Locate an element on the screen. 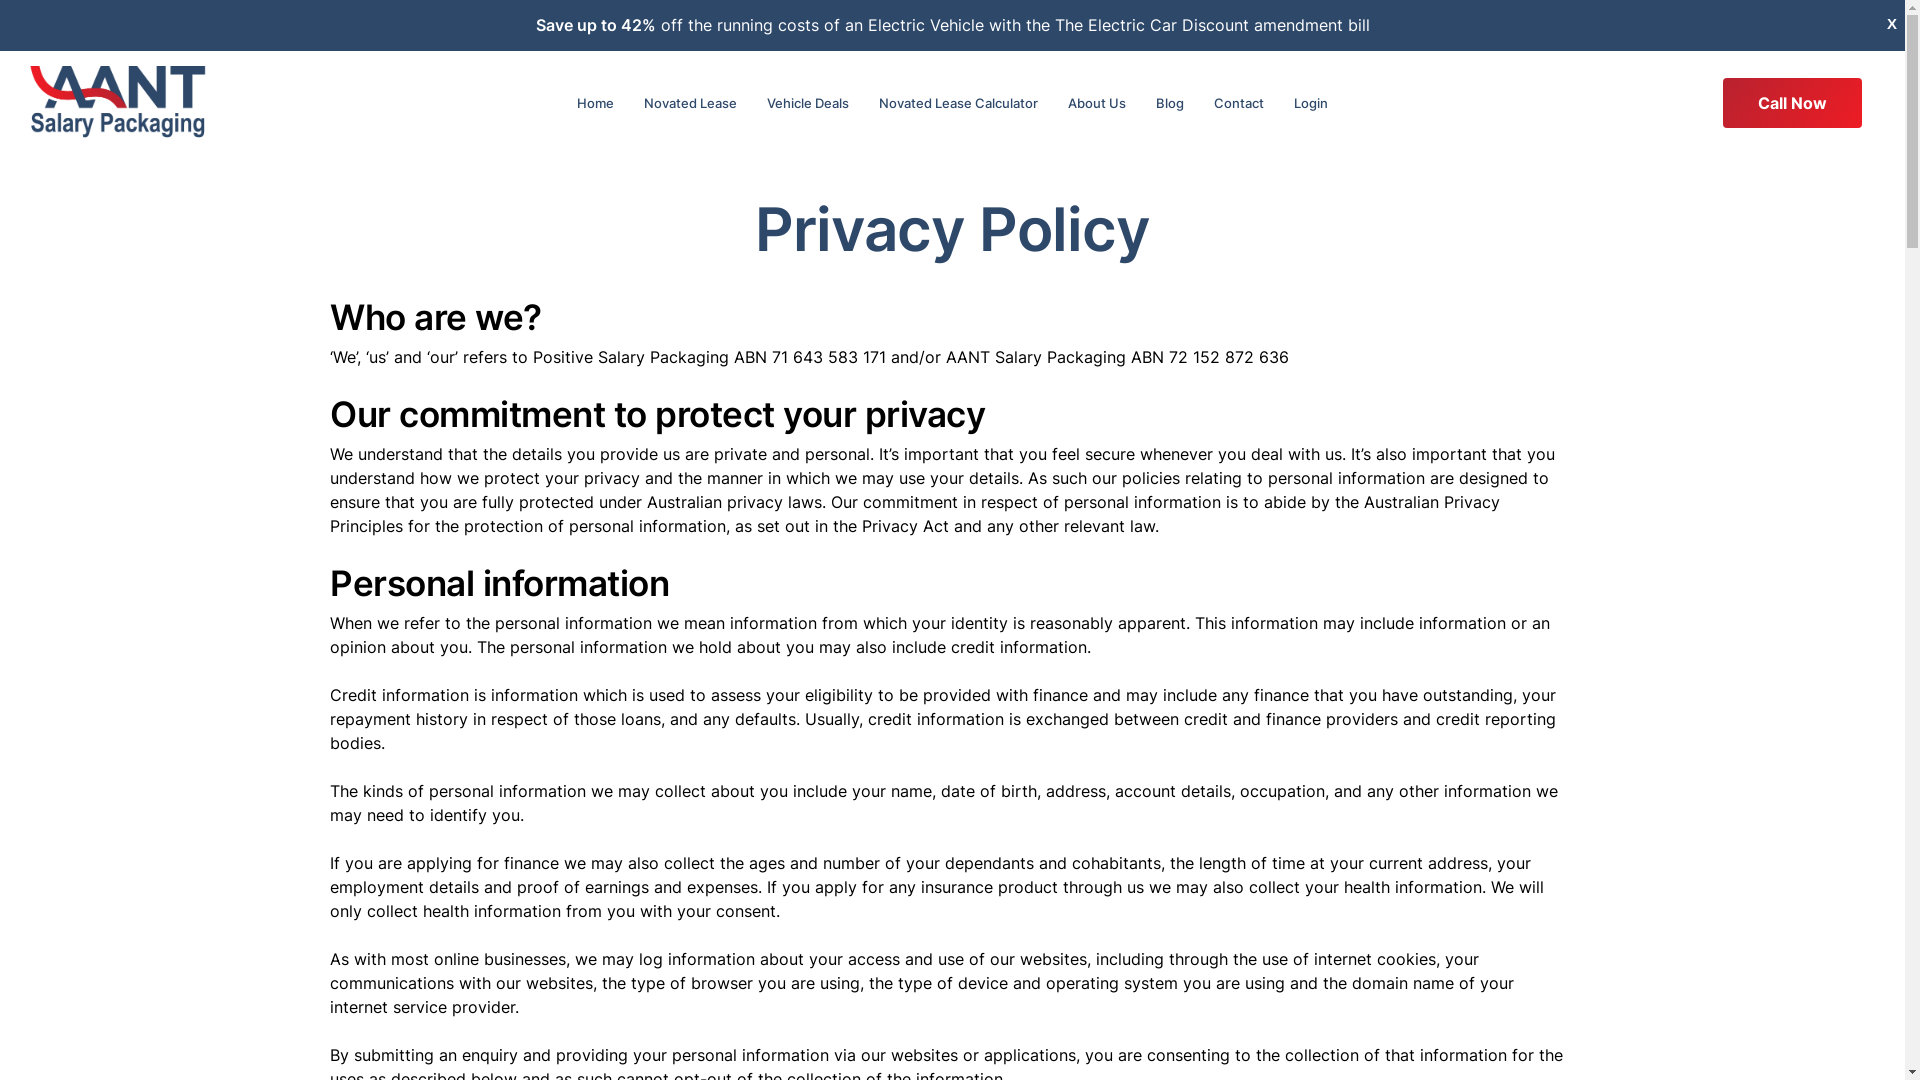  'Login' is located at coordinates (1310, 103).